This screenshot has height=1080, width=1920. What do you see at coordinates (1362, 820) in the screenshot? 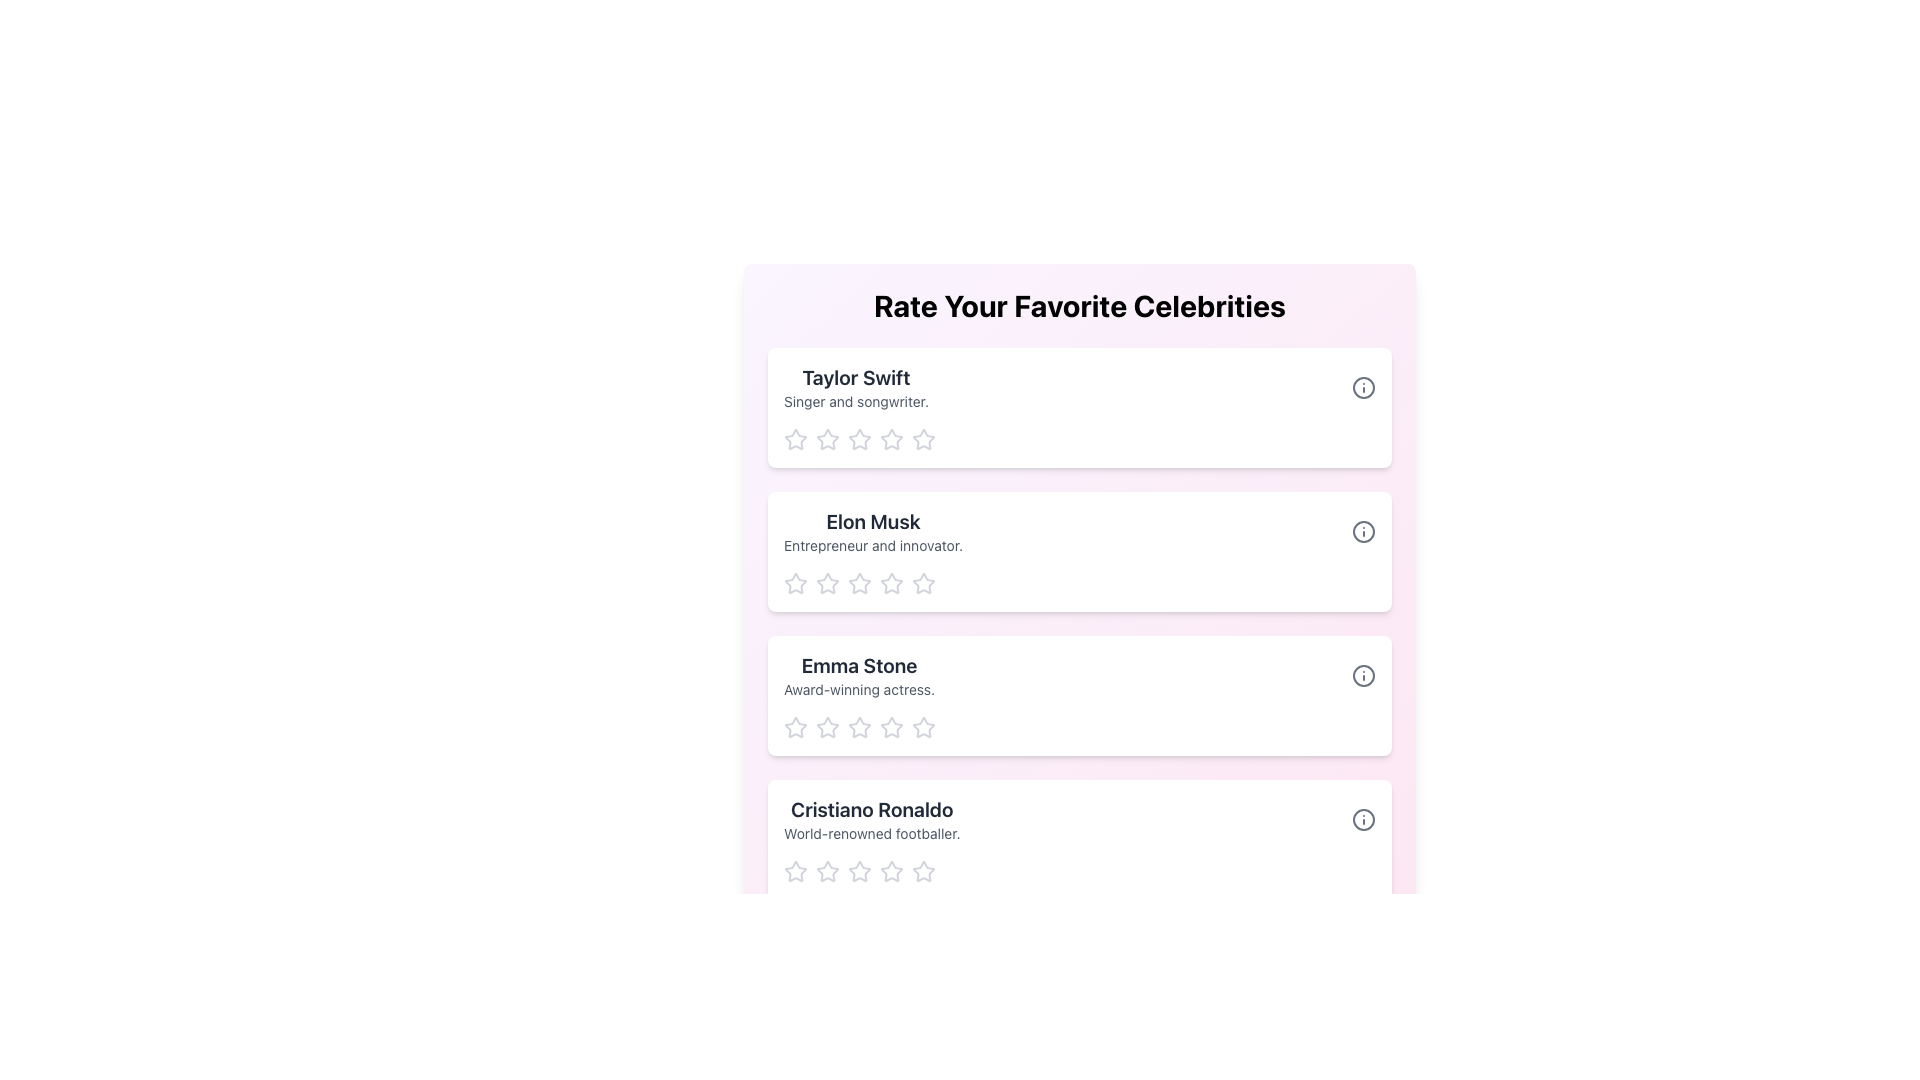
I see `the circle-shaped icon with an information symbol located at the far right end of the row labeled 'Cristiano Ronaldo'` at bounding box center [1362, 820].